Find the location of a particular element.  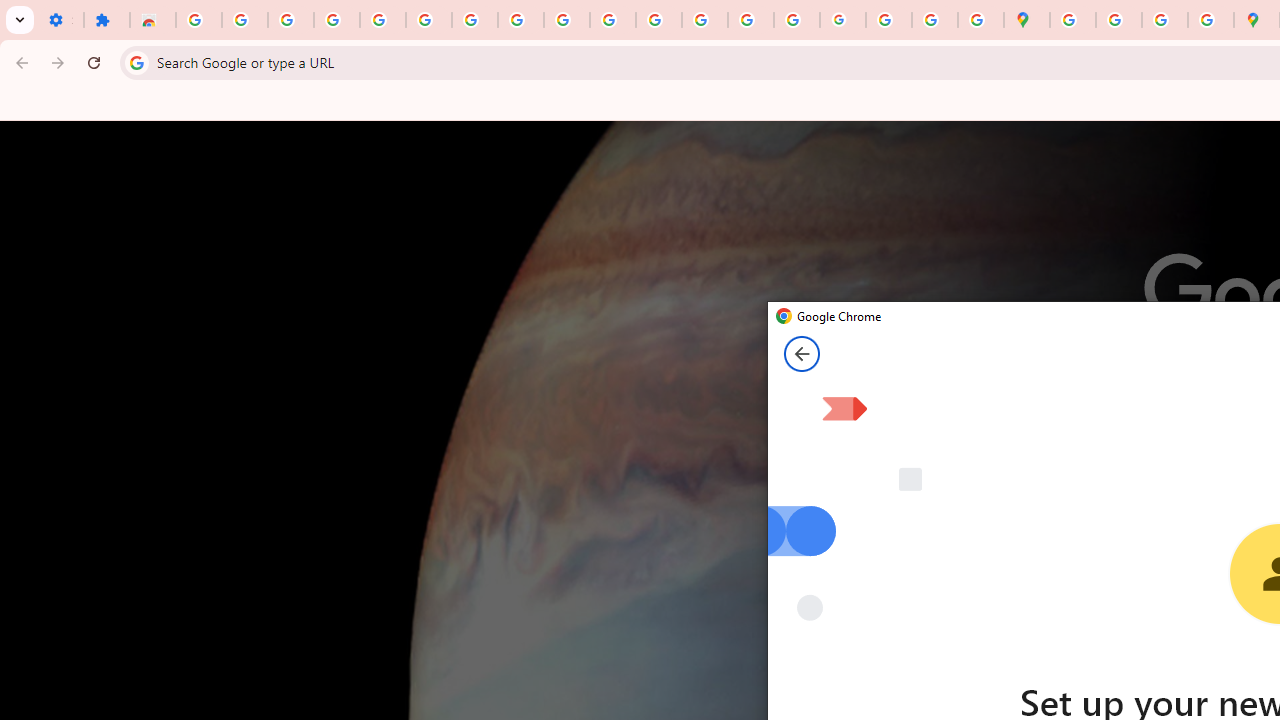

'Settings - On startup' is located at coordinates (60, 20).